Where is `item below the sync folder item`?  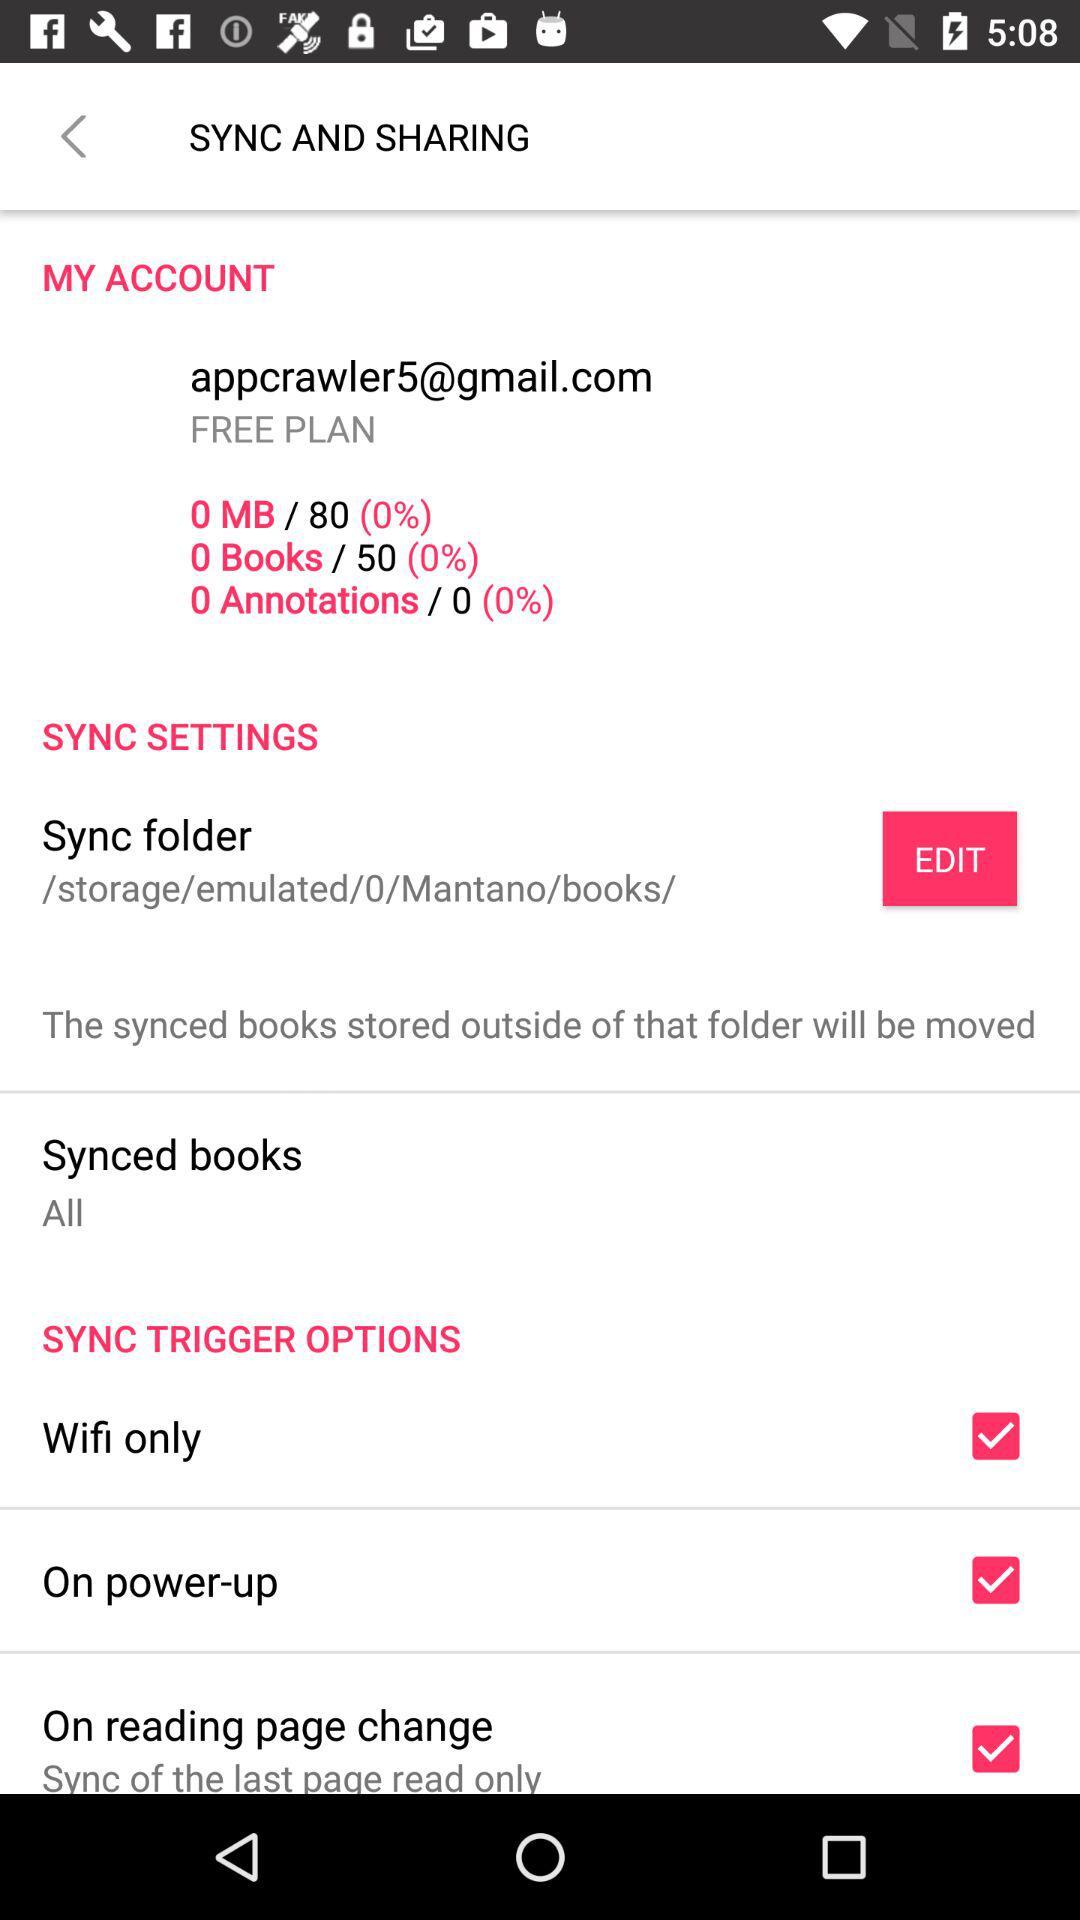 item below the sync folder item is located at coordinates (358, 886).